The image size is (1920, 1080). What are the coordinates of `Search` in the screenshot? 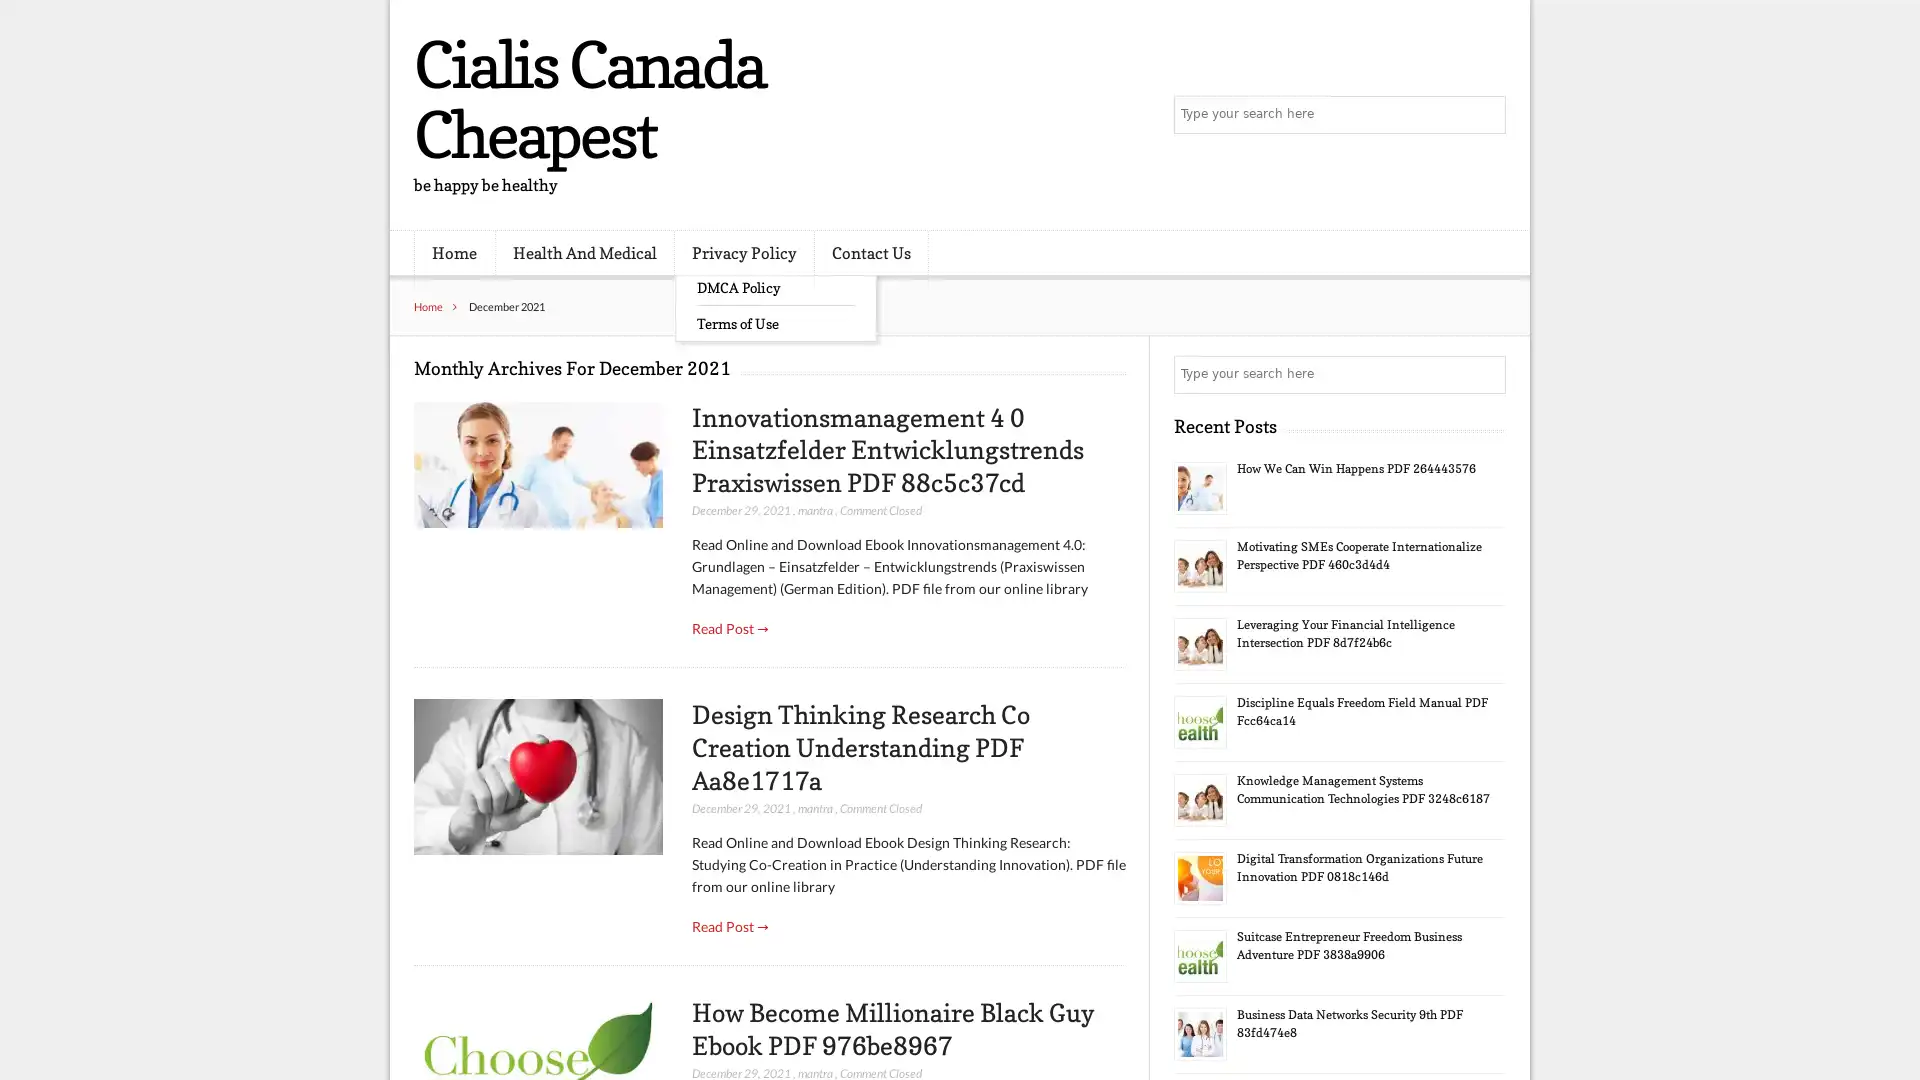 It's located at (1485, 115).